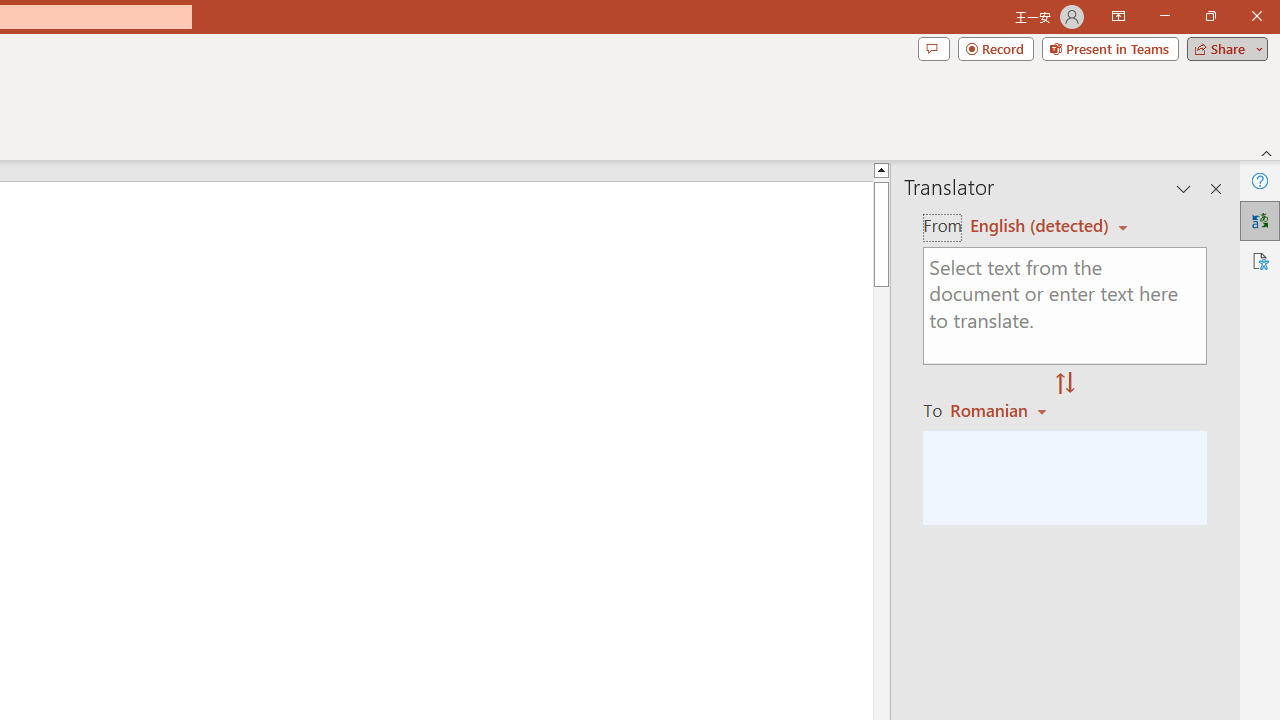 The image size is (1280, 720). Describe the element at coordinates (1040, 225) in the screenshot. I see `'Czech (detected)'` at that location.